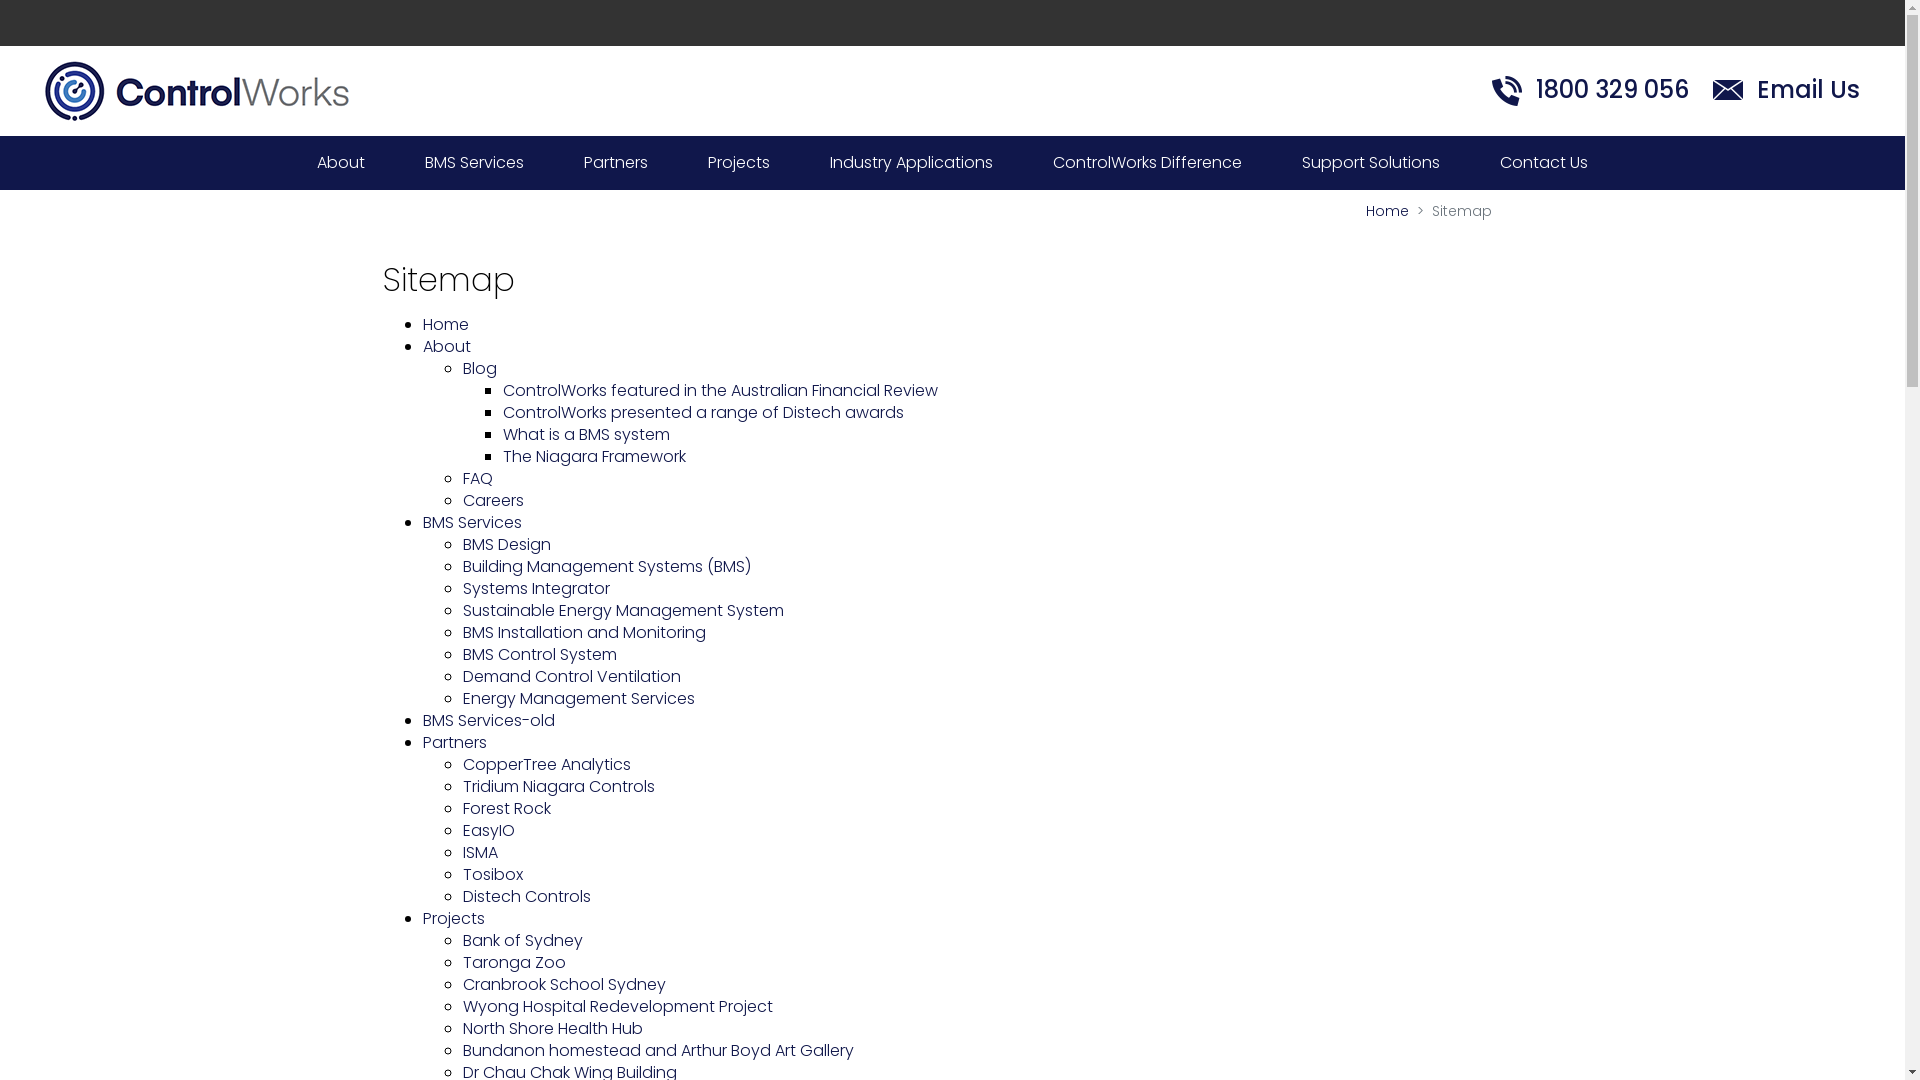 This screenshot has width=1920, height=1080. I want to click on 'Projects', so click(738, 161).